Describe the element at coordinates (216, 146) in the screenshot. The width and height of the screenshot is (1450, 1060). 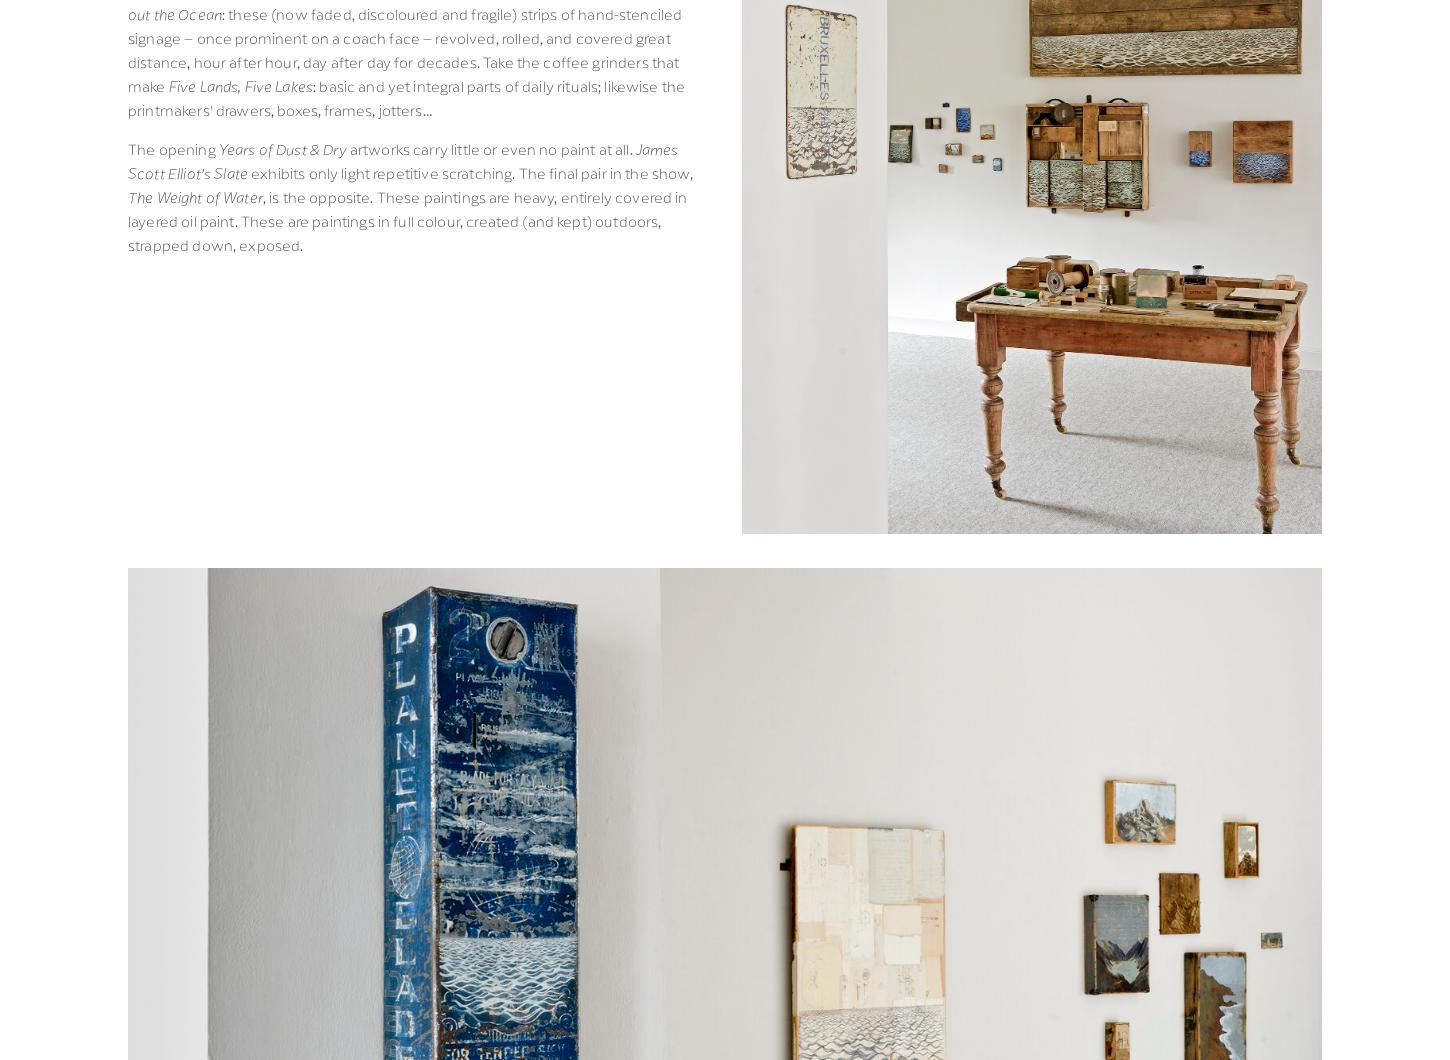
I see `'Years of Dust & Dry'` at that location.